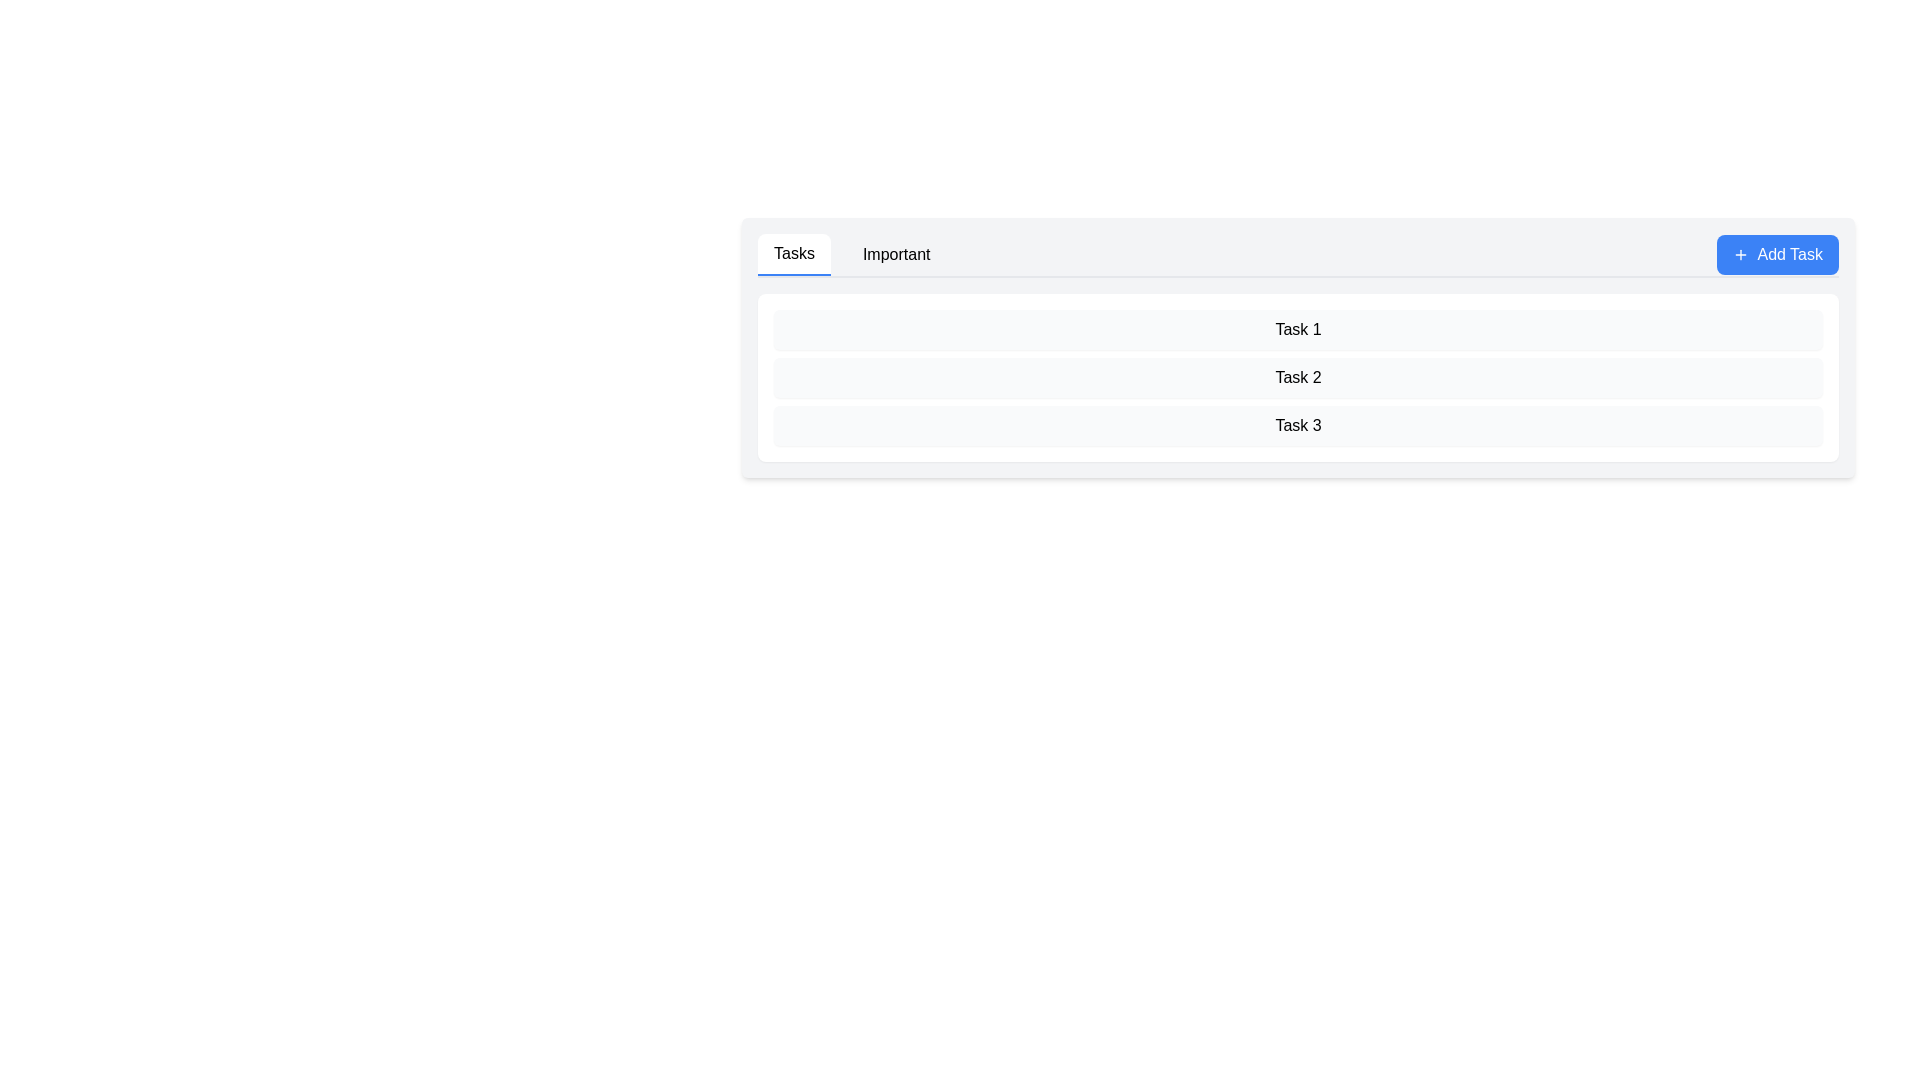  Describe the element at coordinates (1740, 253) in the screenshot. I see `the plus-shaped icon located to the left of the 'Add Task' button, which has a minimalist design in white against a blue background` at that location.